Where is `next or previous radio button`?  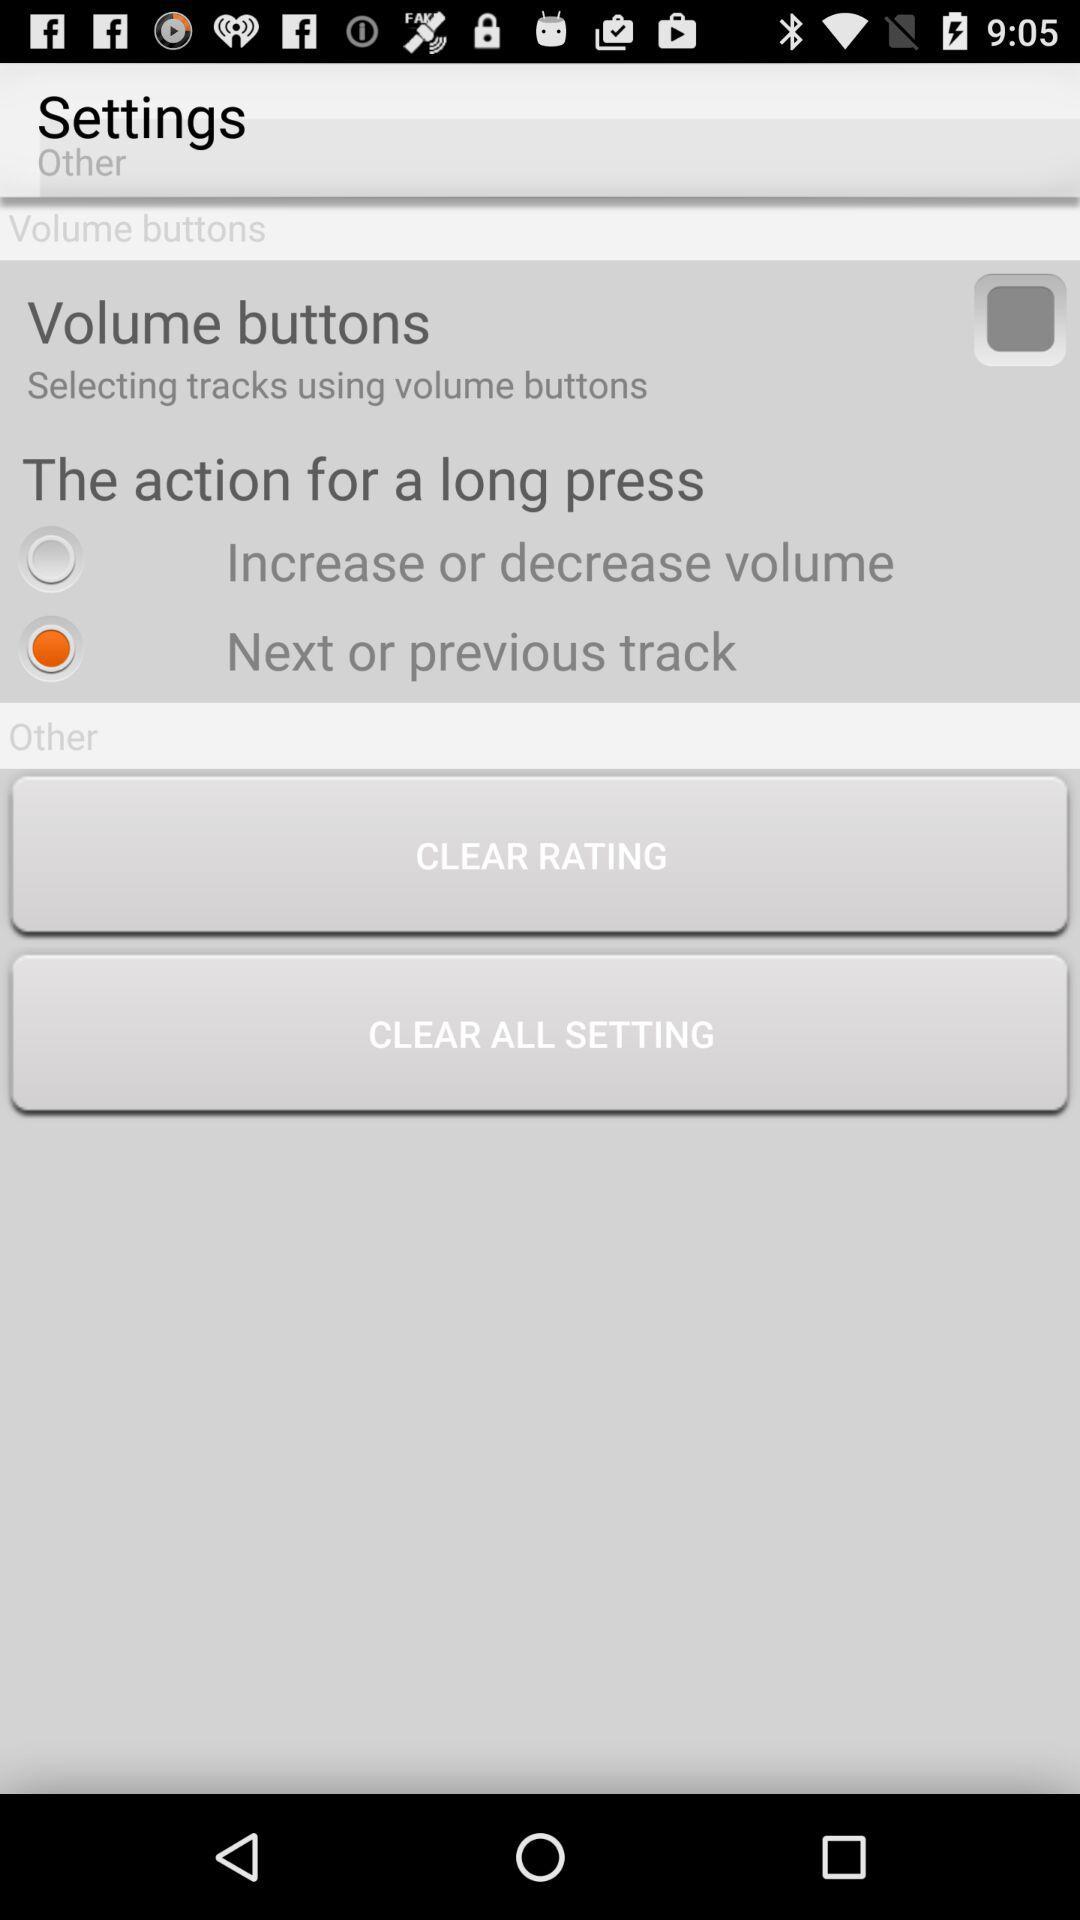
next or previous radio button is located at coordinates (372, 649).